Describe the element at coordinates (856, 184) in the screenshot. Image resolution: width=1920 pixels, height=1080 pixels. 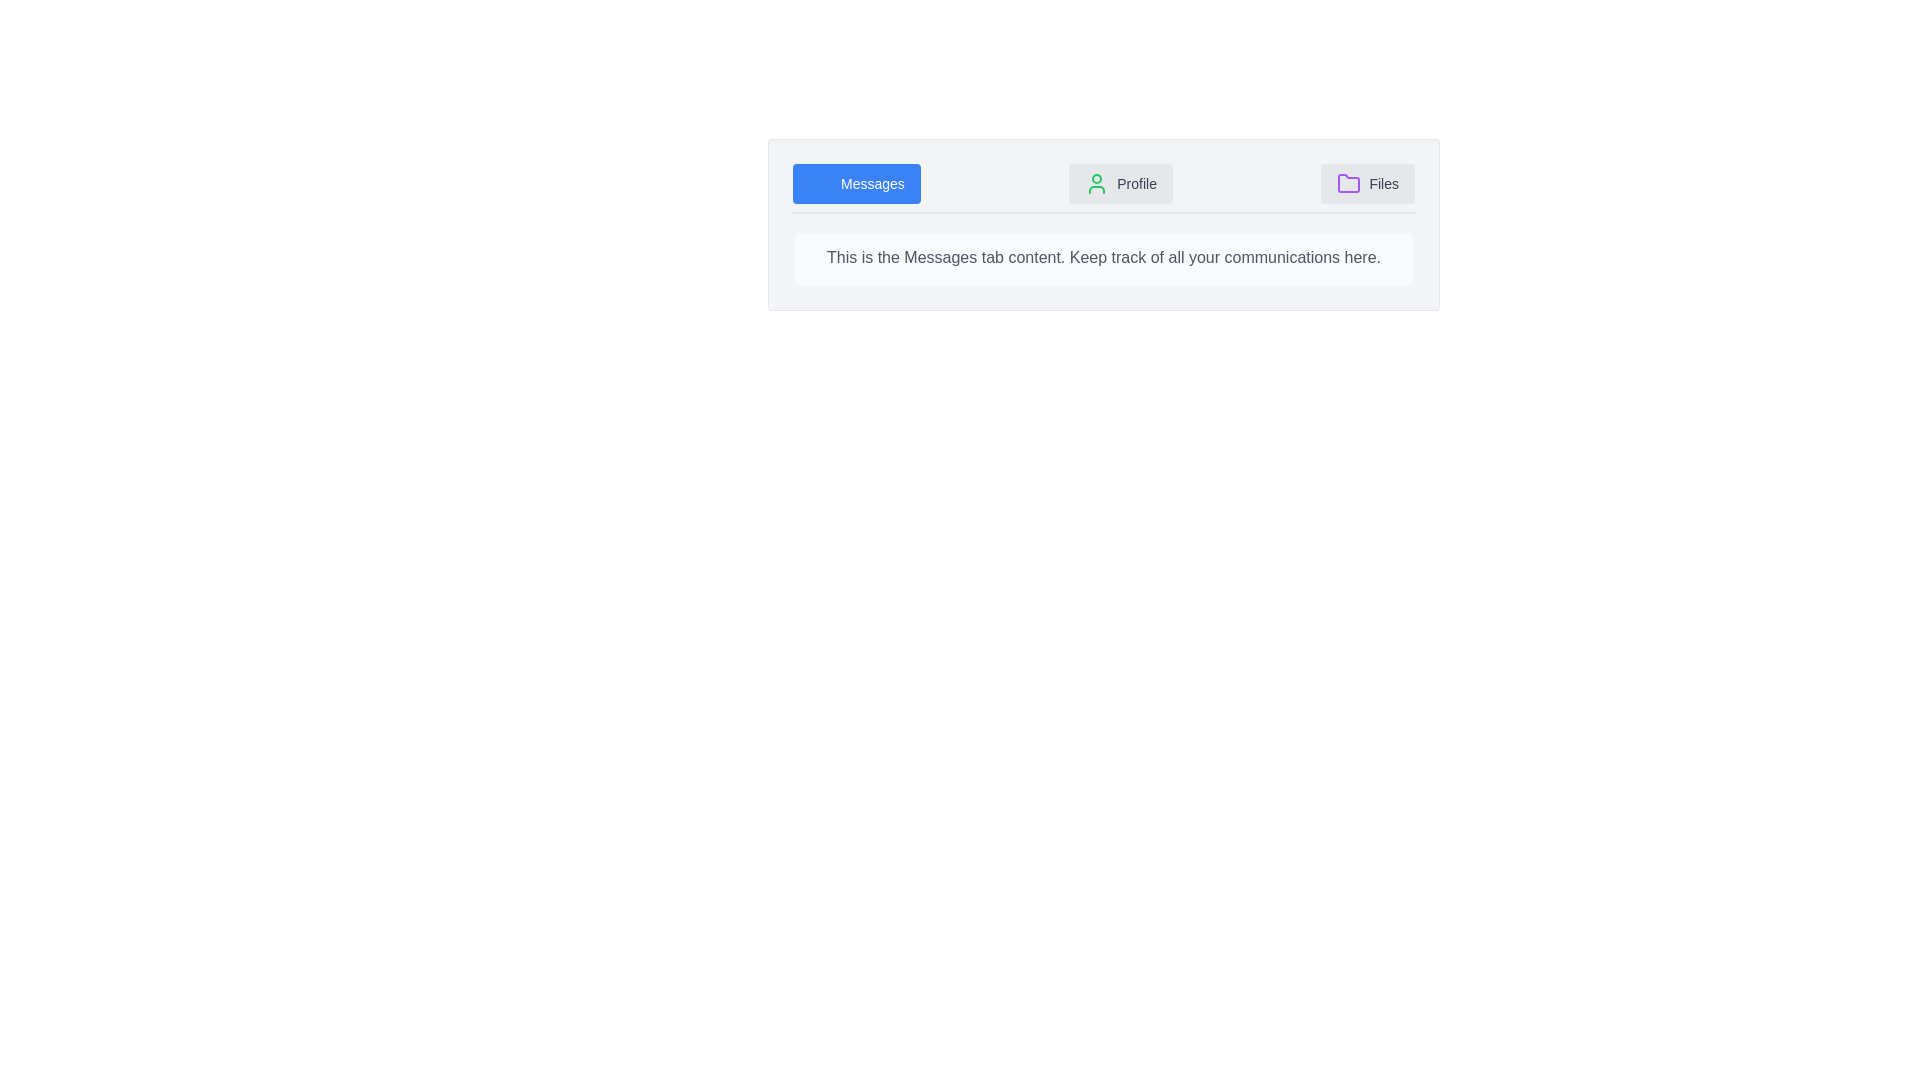
I see `the Messages tab` at that location.